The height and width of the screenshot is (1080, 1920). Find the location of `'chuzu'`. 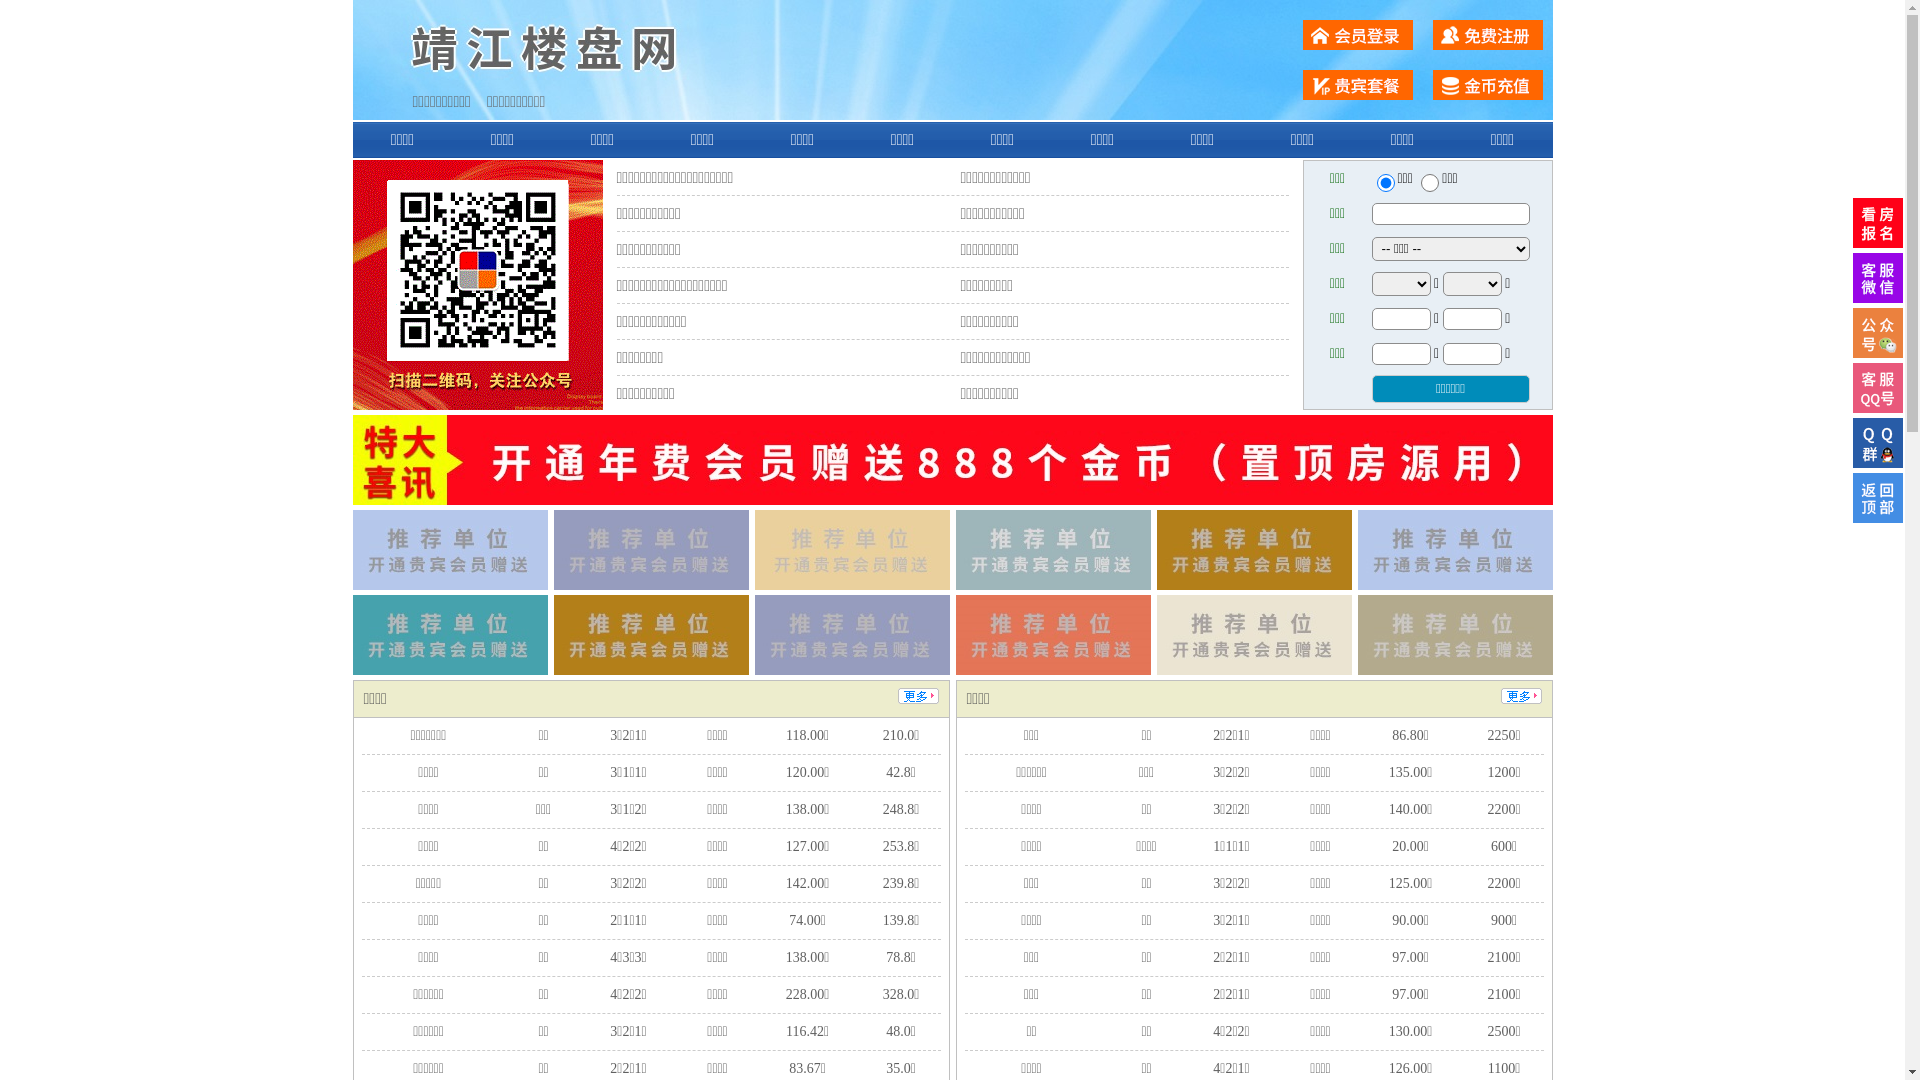

'chuzu' is located at coordinates (1429, 182).